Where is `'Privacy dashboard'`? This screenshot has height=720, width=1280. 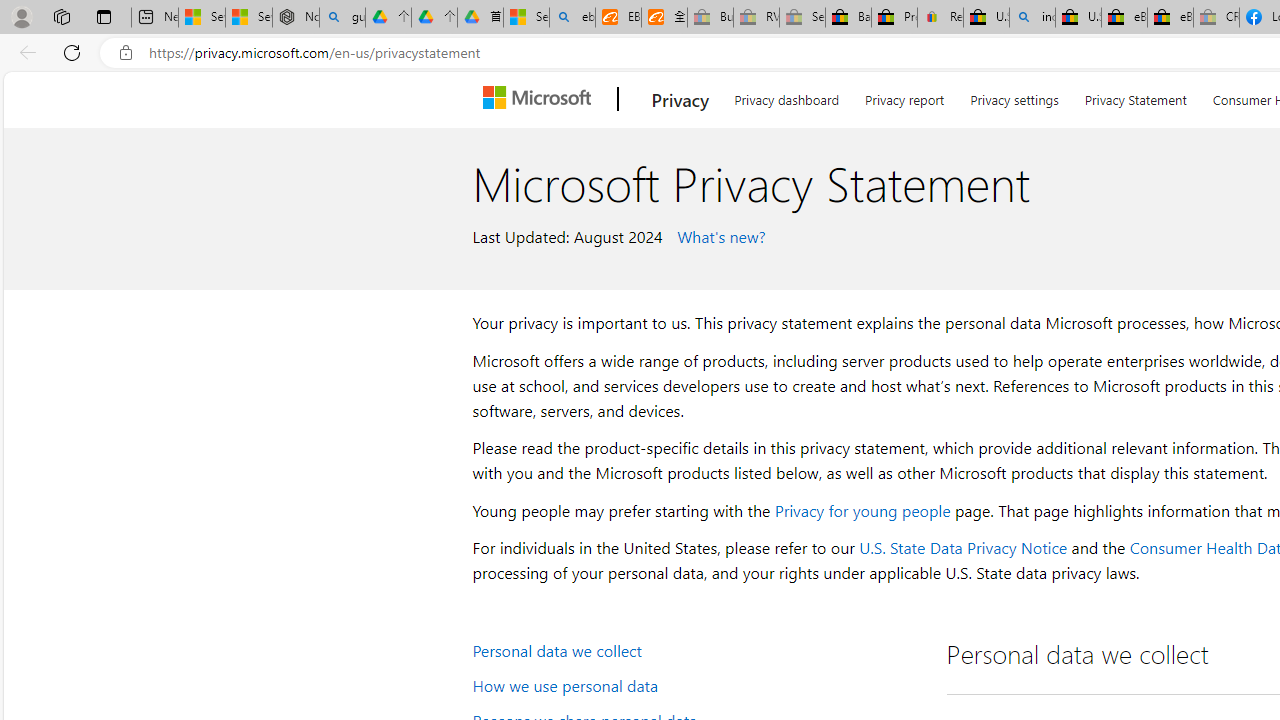
'Privacy dashboard' is located at coordinates (785, 96).